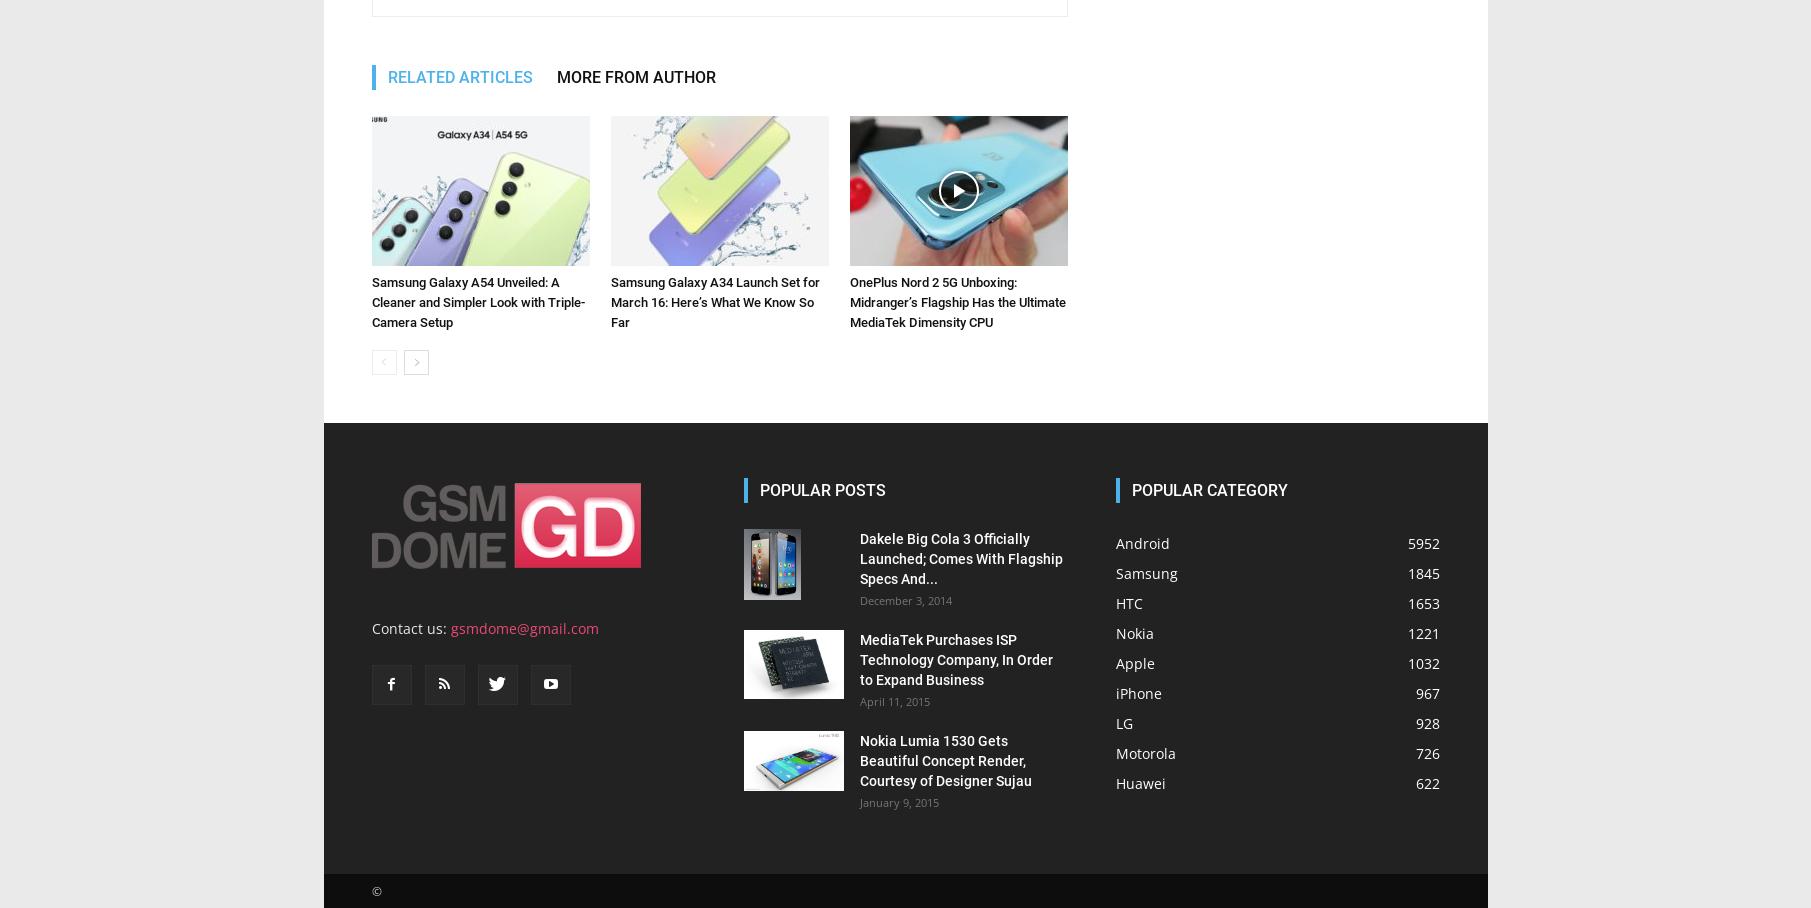 The width and height of the screenshot is (1811, 908). Describe the element at coordinates (1143, 753) in the screenshot. I see `'Motorola'` at that location.